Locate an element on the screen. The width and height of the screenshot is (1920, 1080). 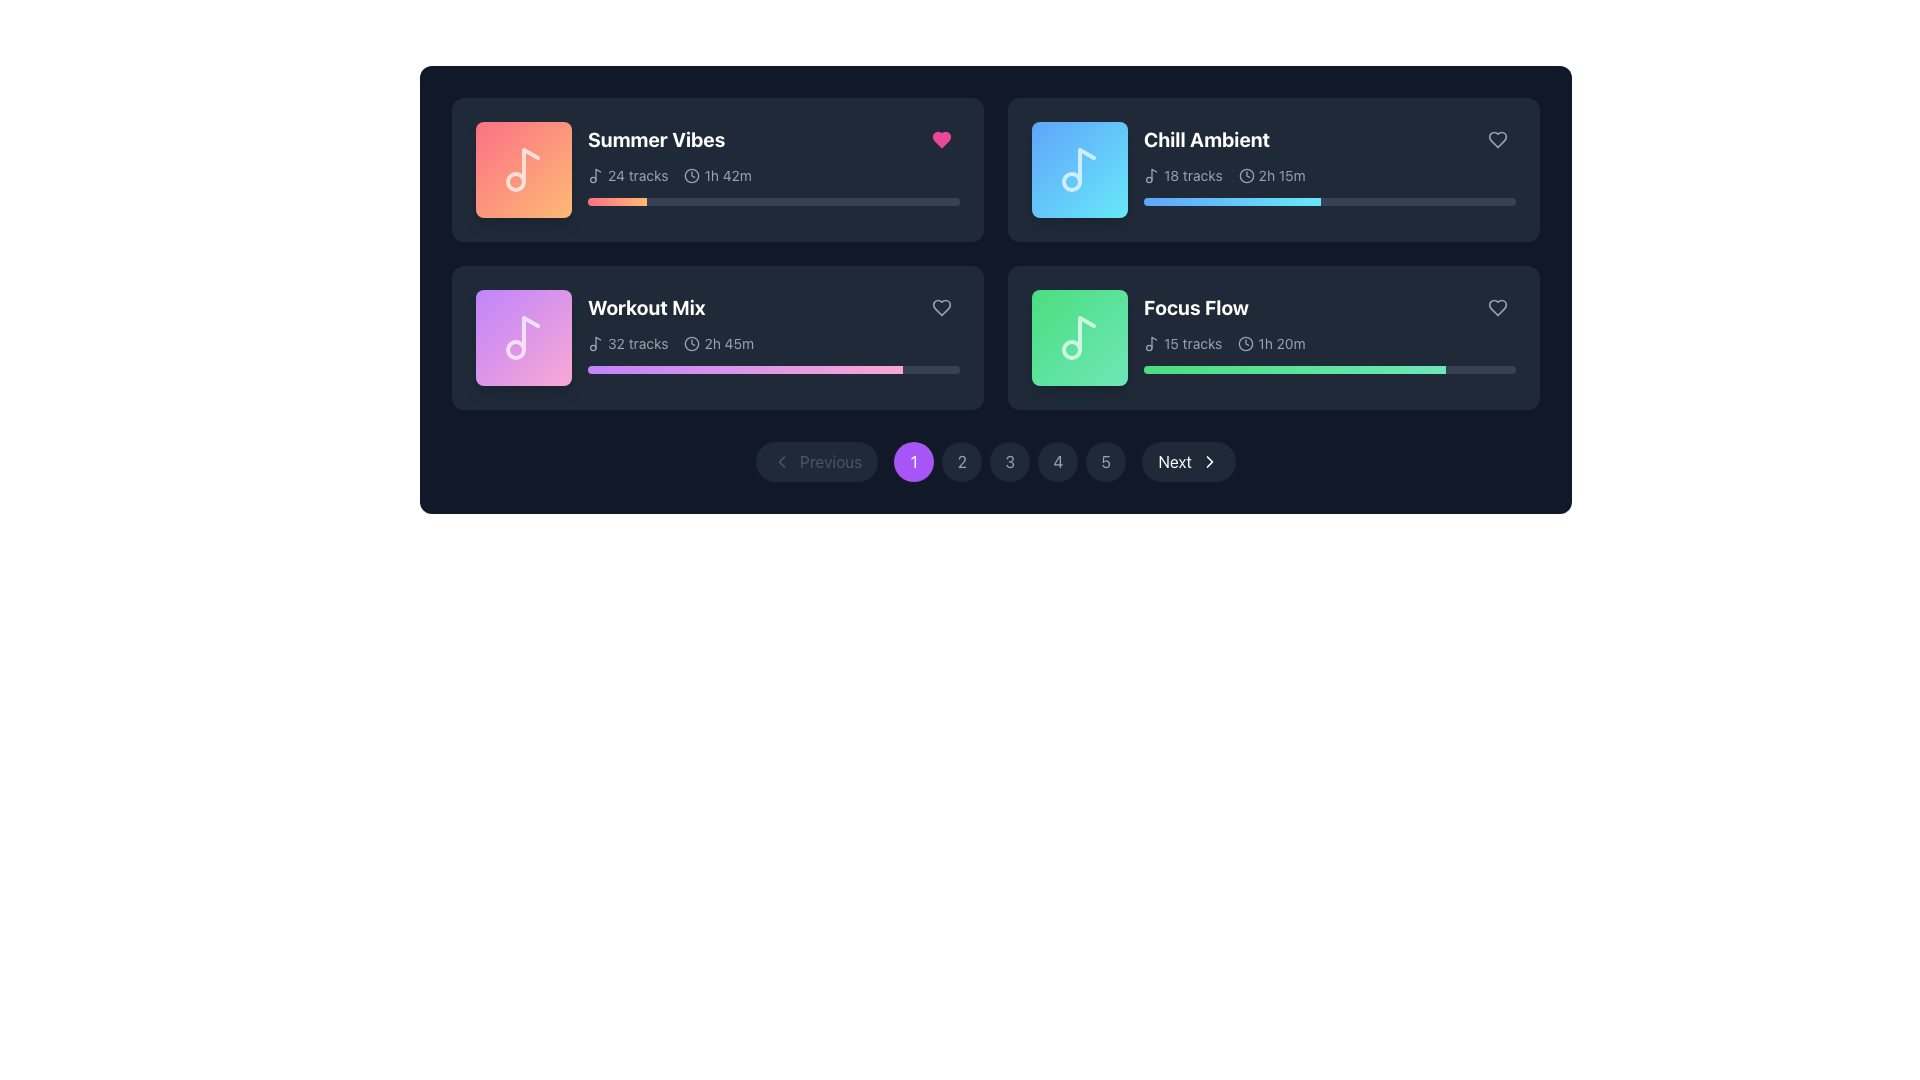
the 'Summer Vibes' information card element is located at coordinates (772, 163).